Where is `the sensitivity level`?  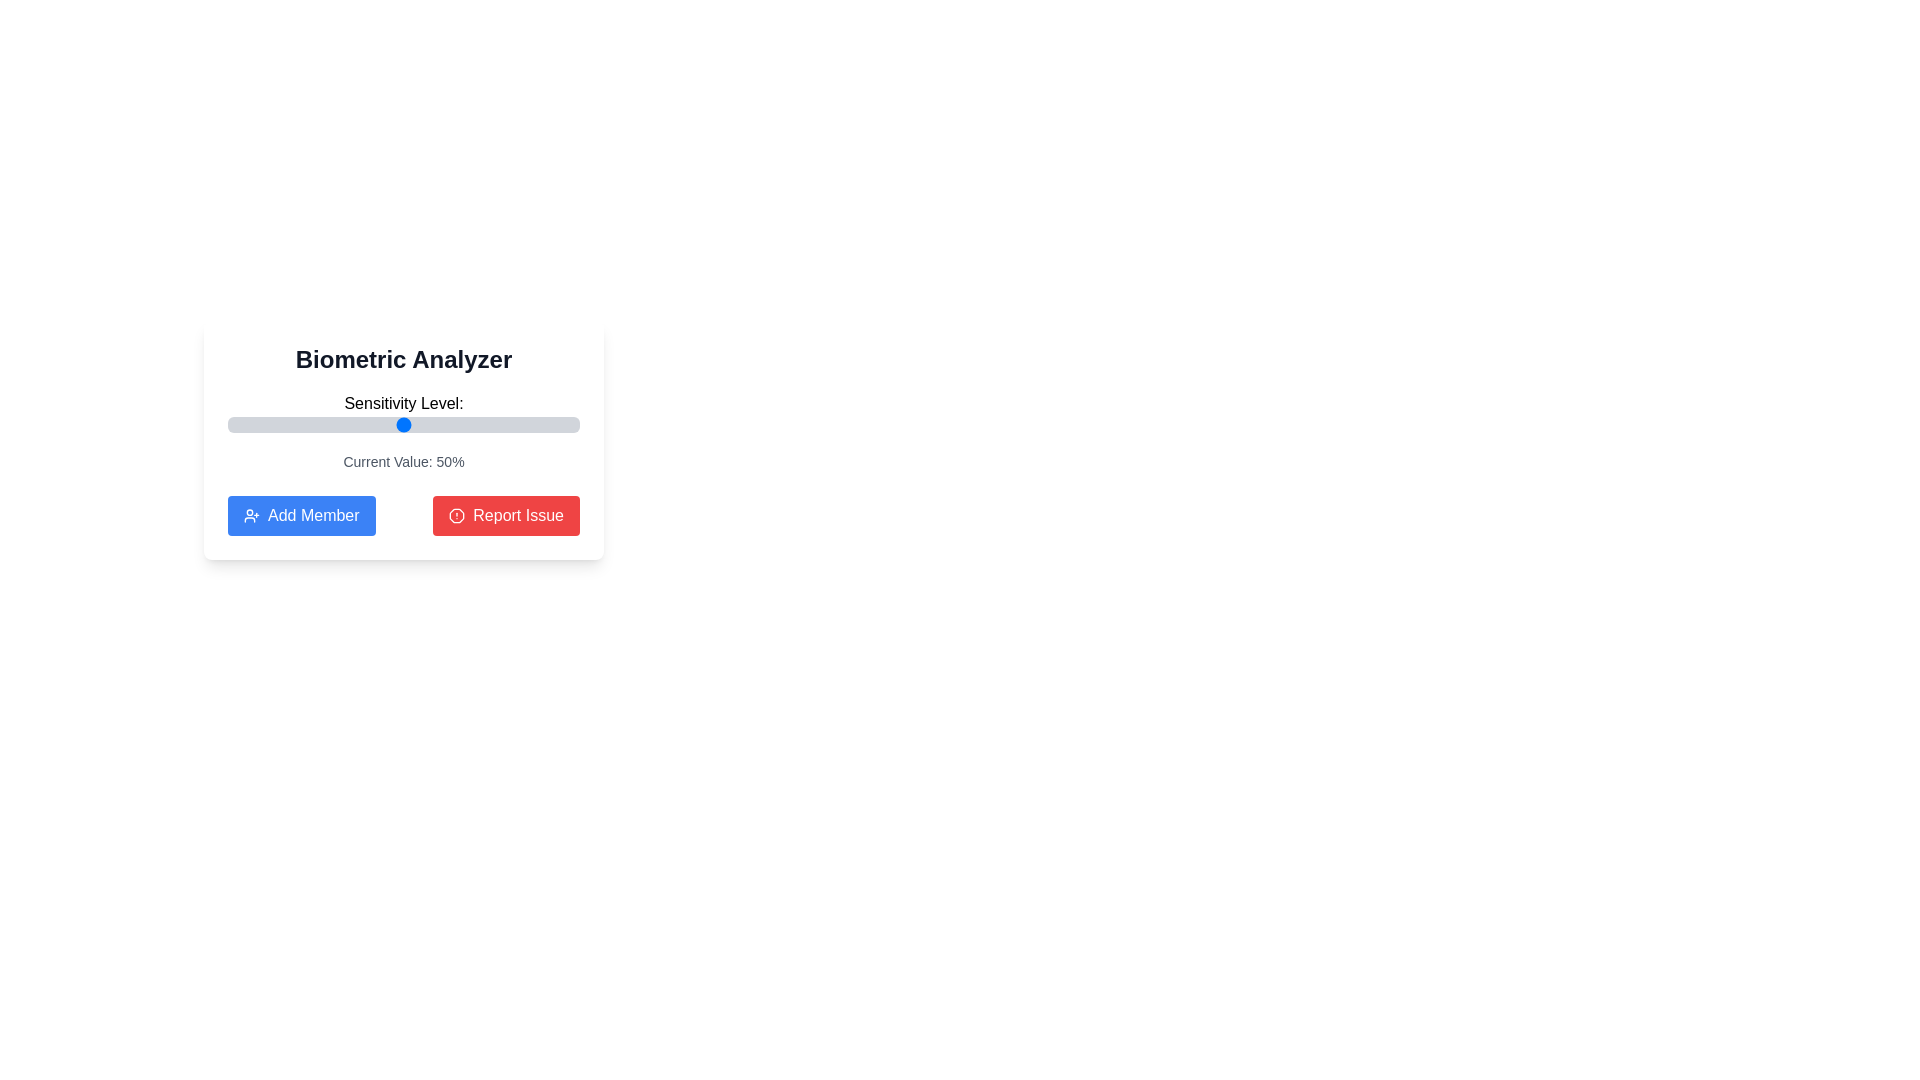 the sensitivity level is located at coordinates (326, 423).